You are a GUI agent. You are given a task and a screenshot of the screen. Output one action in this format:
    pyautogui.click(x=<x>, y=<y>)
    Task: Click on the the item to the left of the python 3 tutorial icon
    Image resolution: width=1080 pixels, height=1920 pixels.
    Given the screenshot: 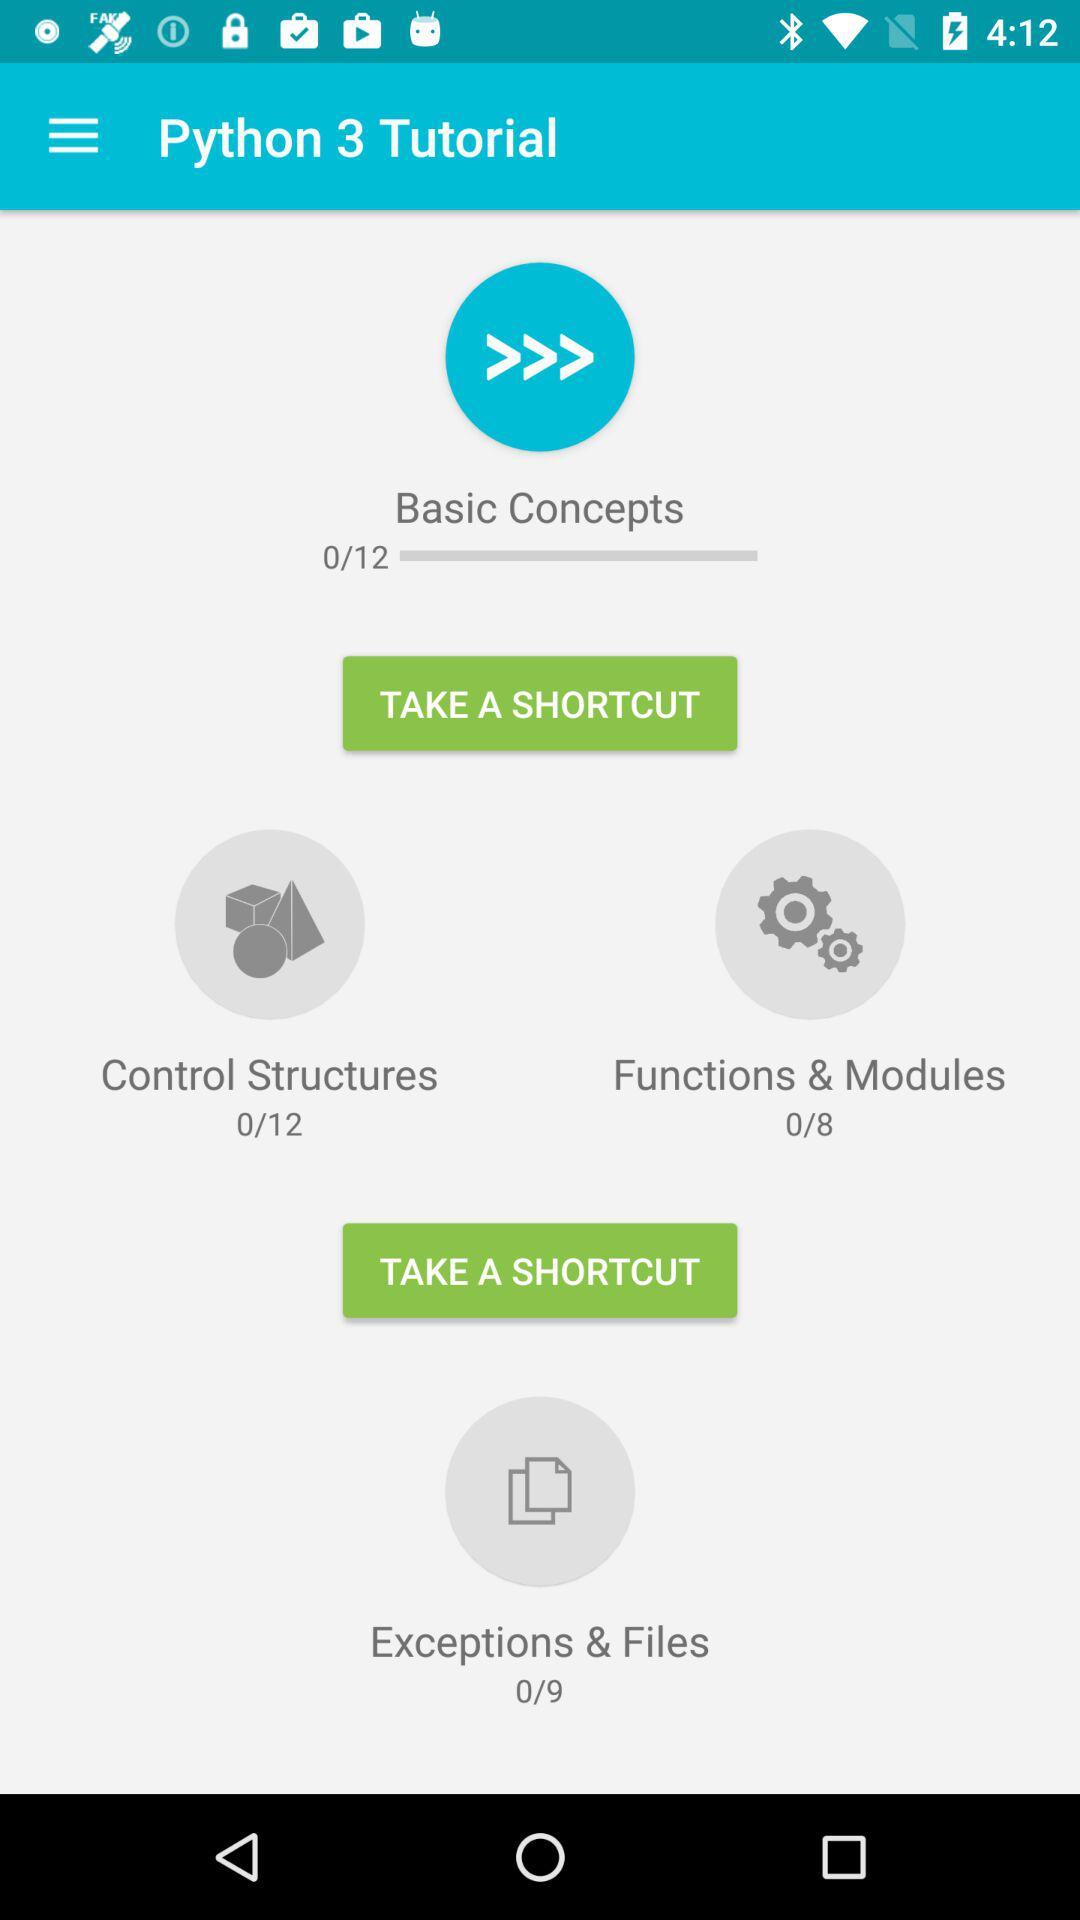 What is the action you would take?
    pyautogui.click(x=72, y=135)
    